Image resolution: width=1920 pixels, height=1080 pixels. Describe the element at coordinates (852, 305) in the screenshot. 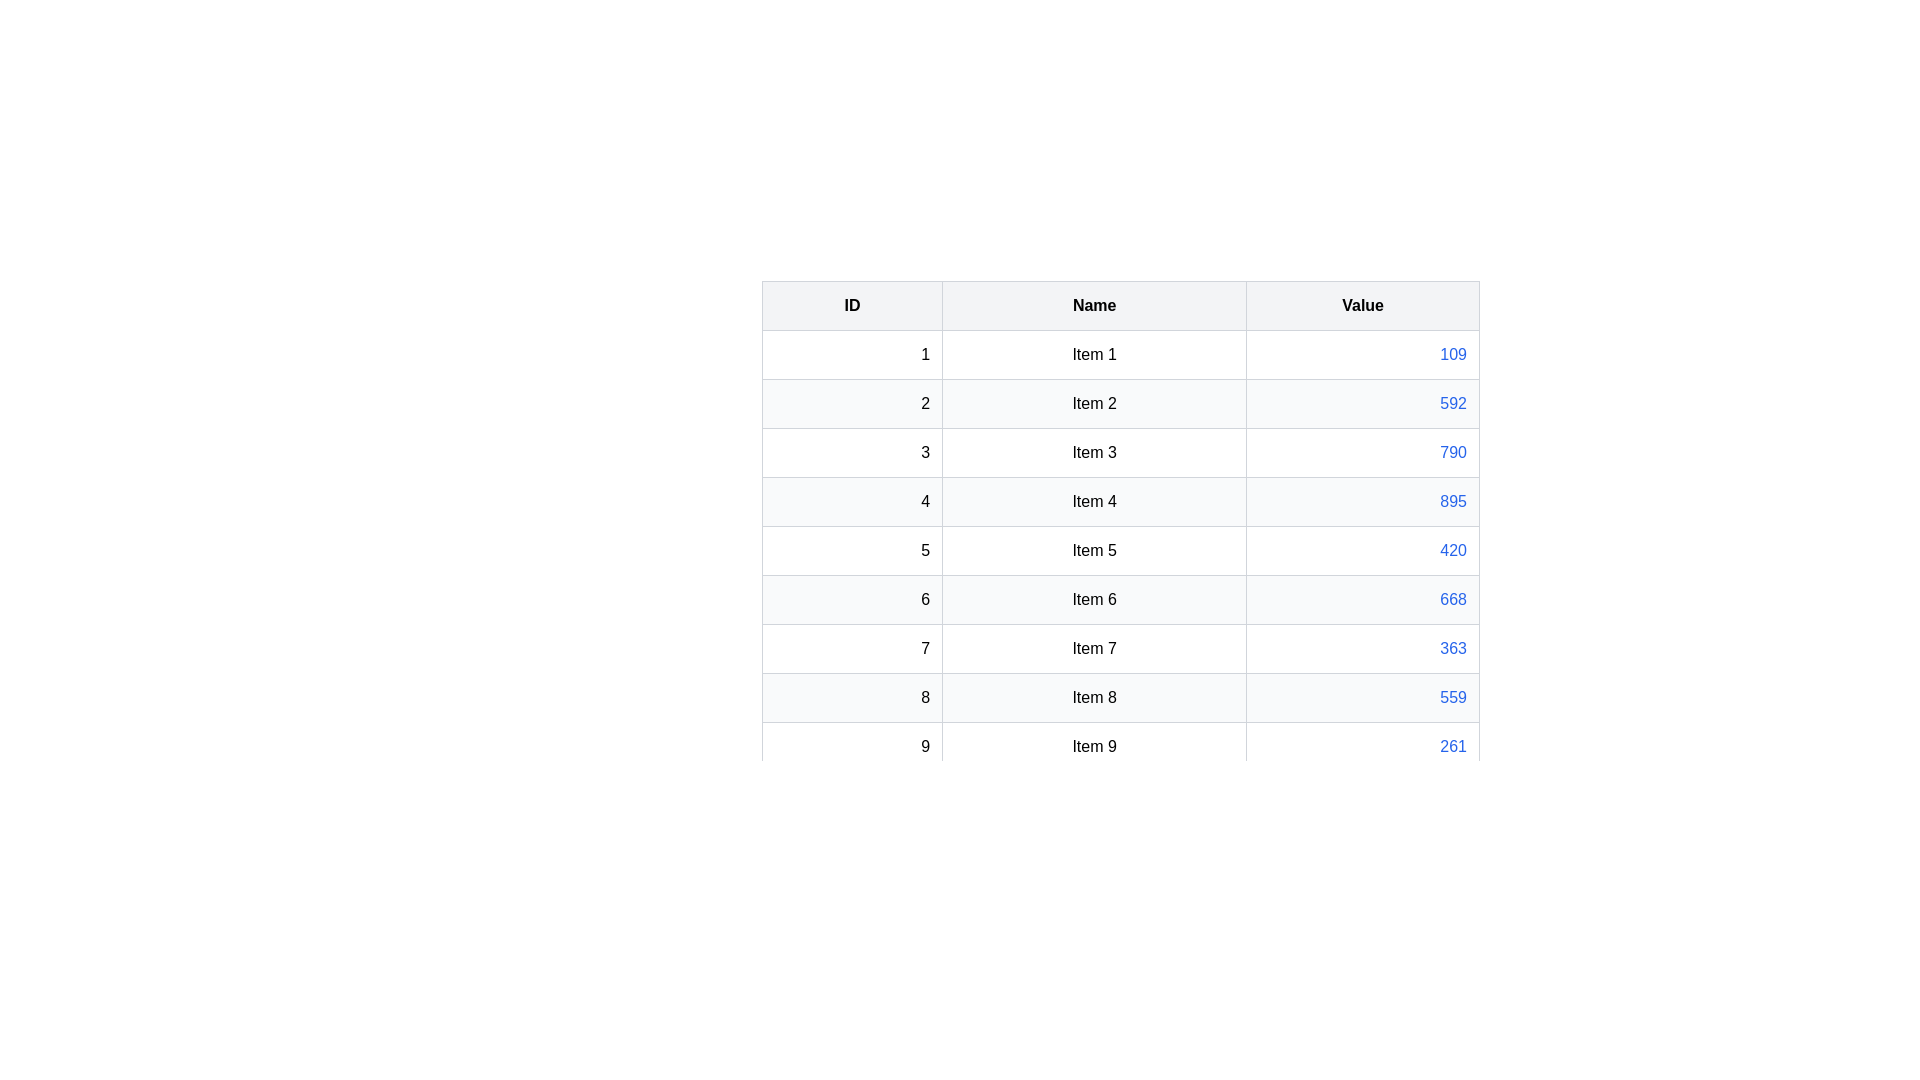

I see `the column header ID to sort the table by that column` at that location.